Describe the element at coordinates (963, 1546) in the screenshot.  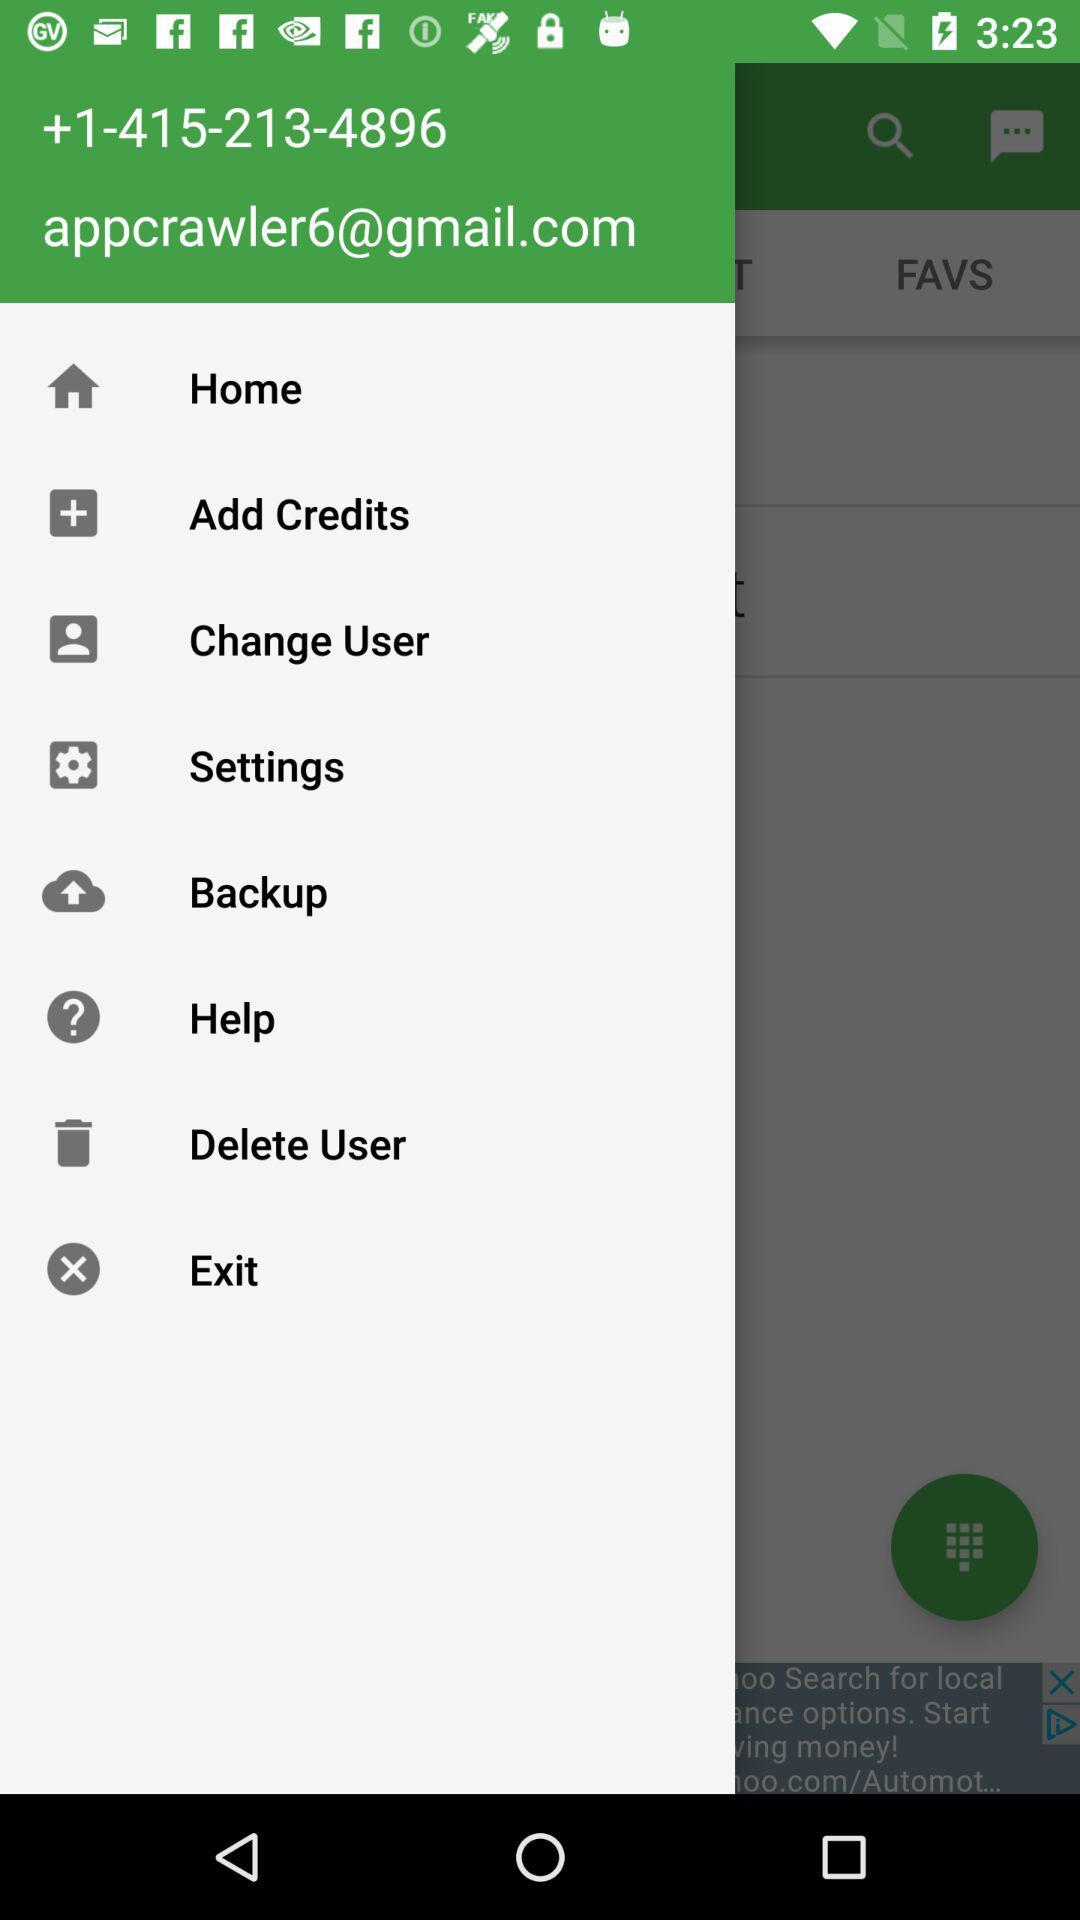
I see `the dialpad icon` at that location.